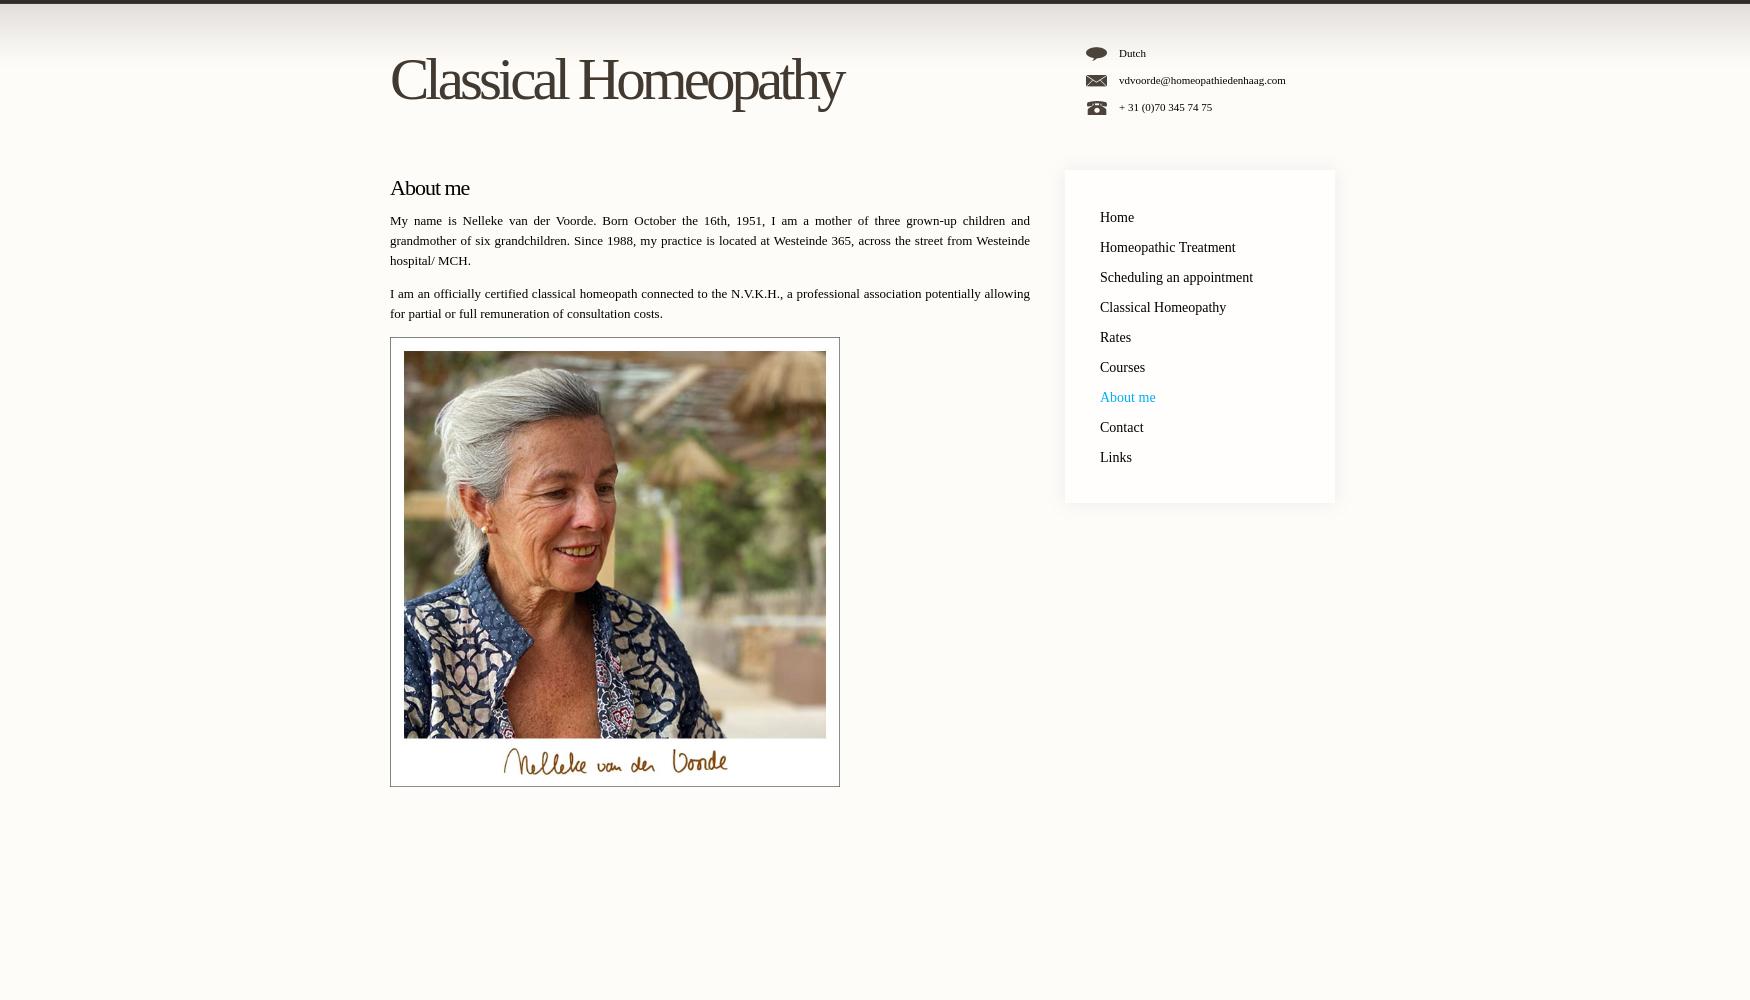 The image size is (1750, 1000). I want to click on 'Scheduling an appointment', so click(1175, 277).